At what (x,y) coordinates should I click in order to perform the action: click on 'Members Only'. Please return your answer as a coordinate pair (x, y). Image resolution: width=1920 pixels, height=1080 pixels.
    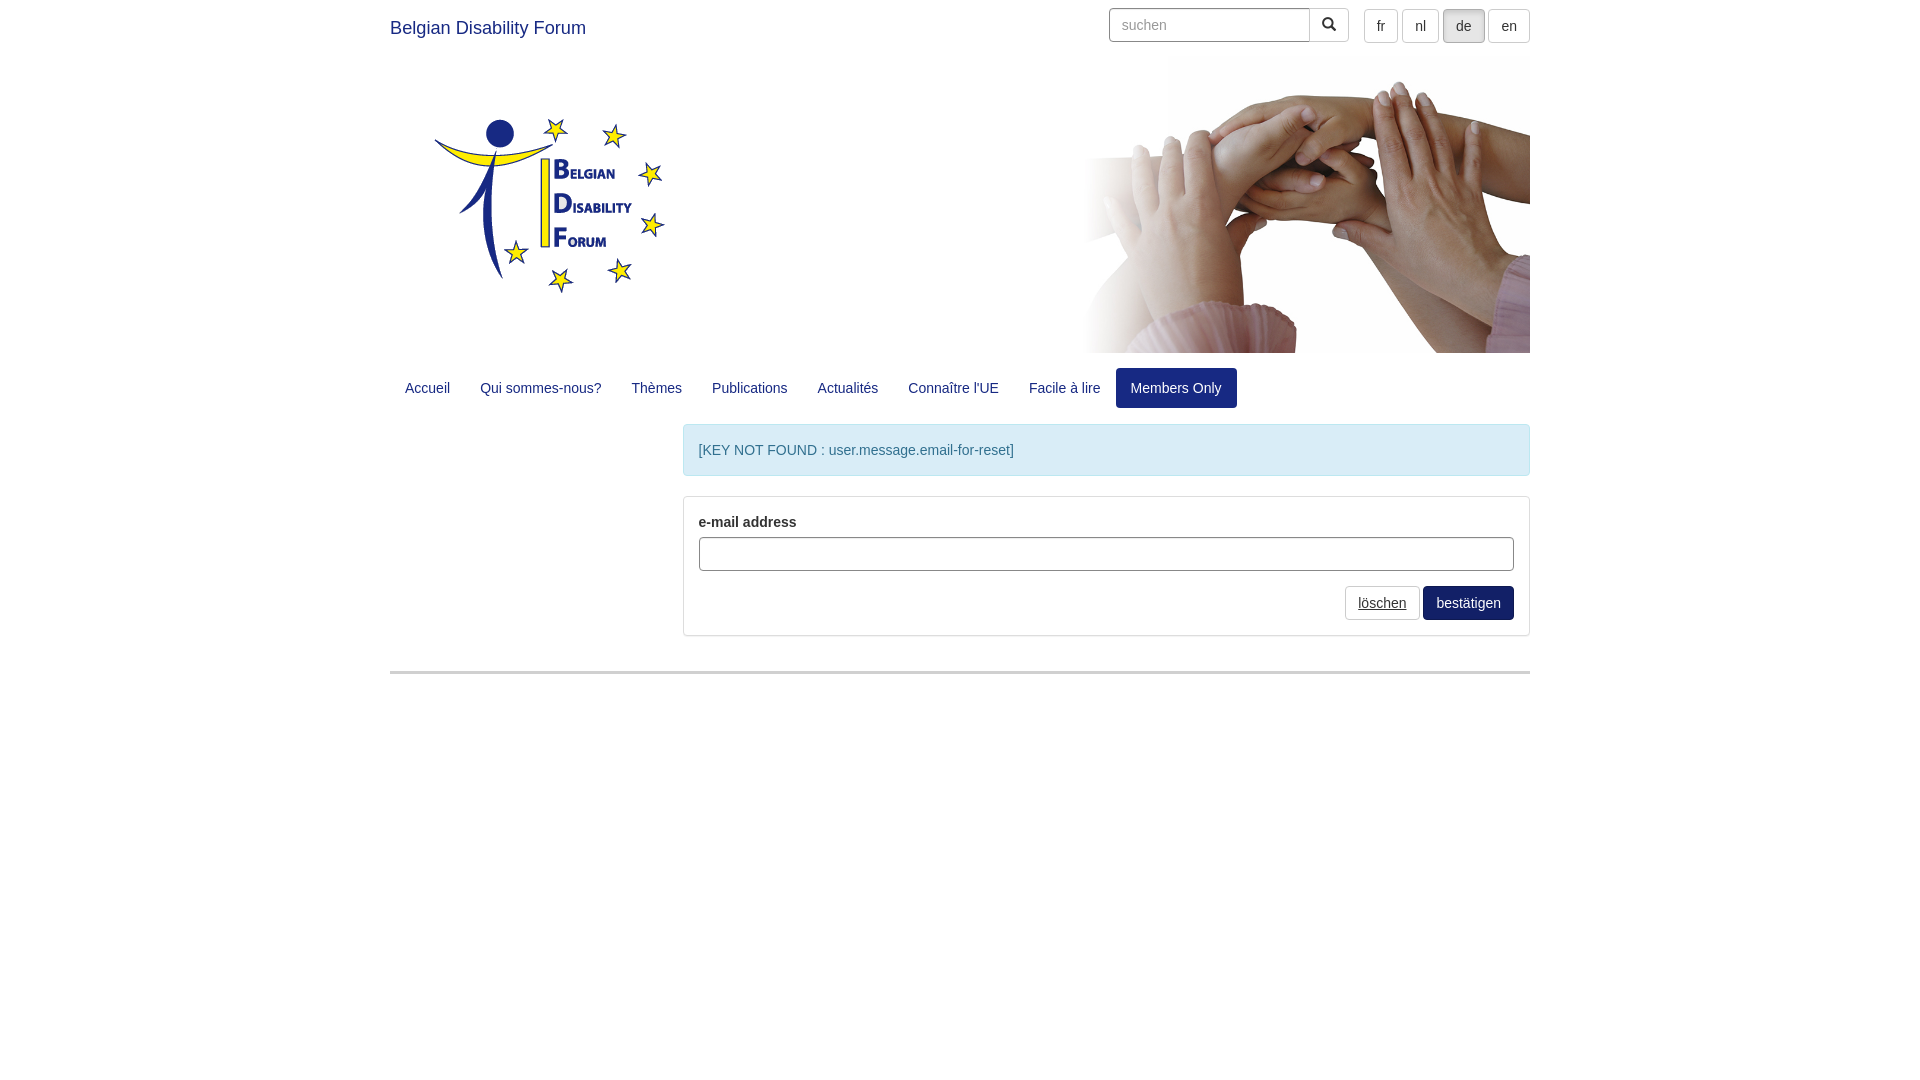
    Looking at the image, I should click on (1115, 388).